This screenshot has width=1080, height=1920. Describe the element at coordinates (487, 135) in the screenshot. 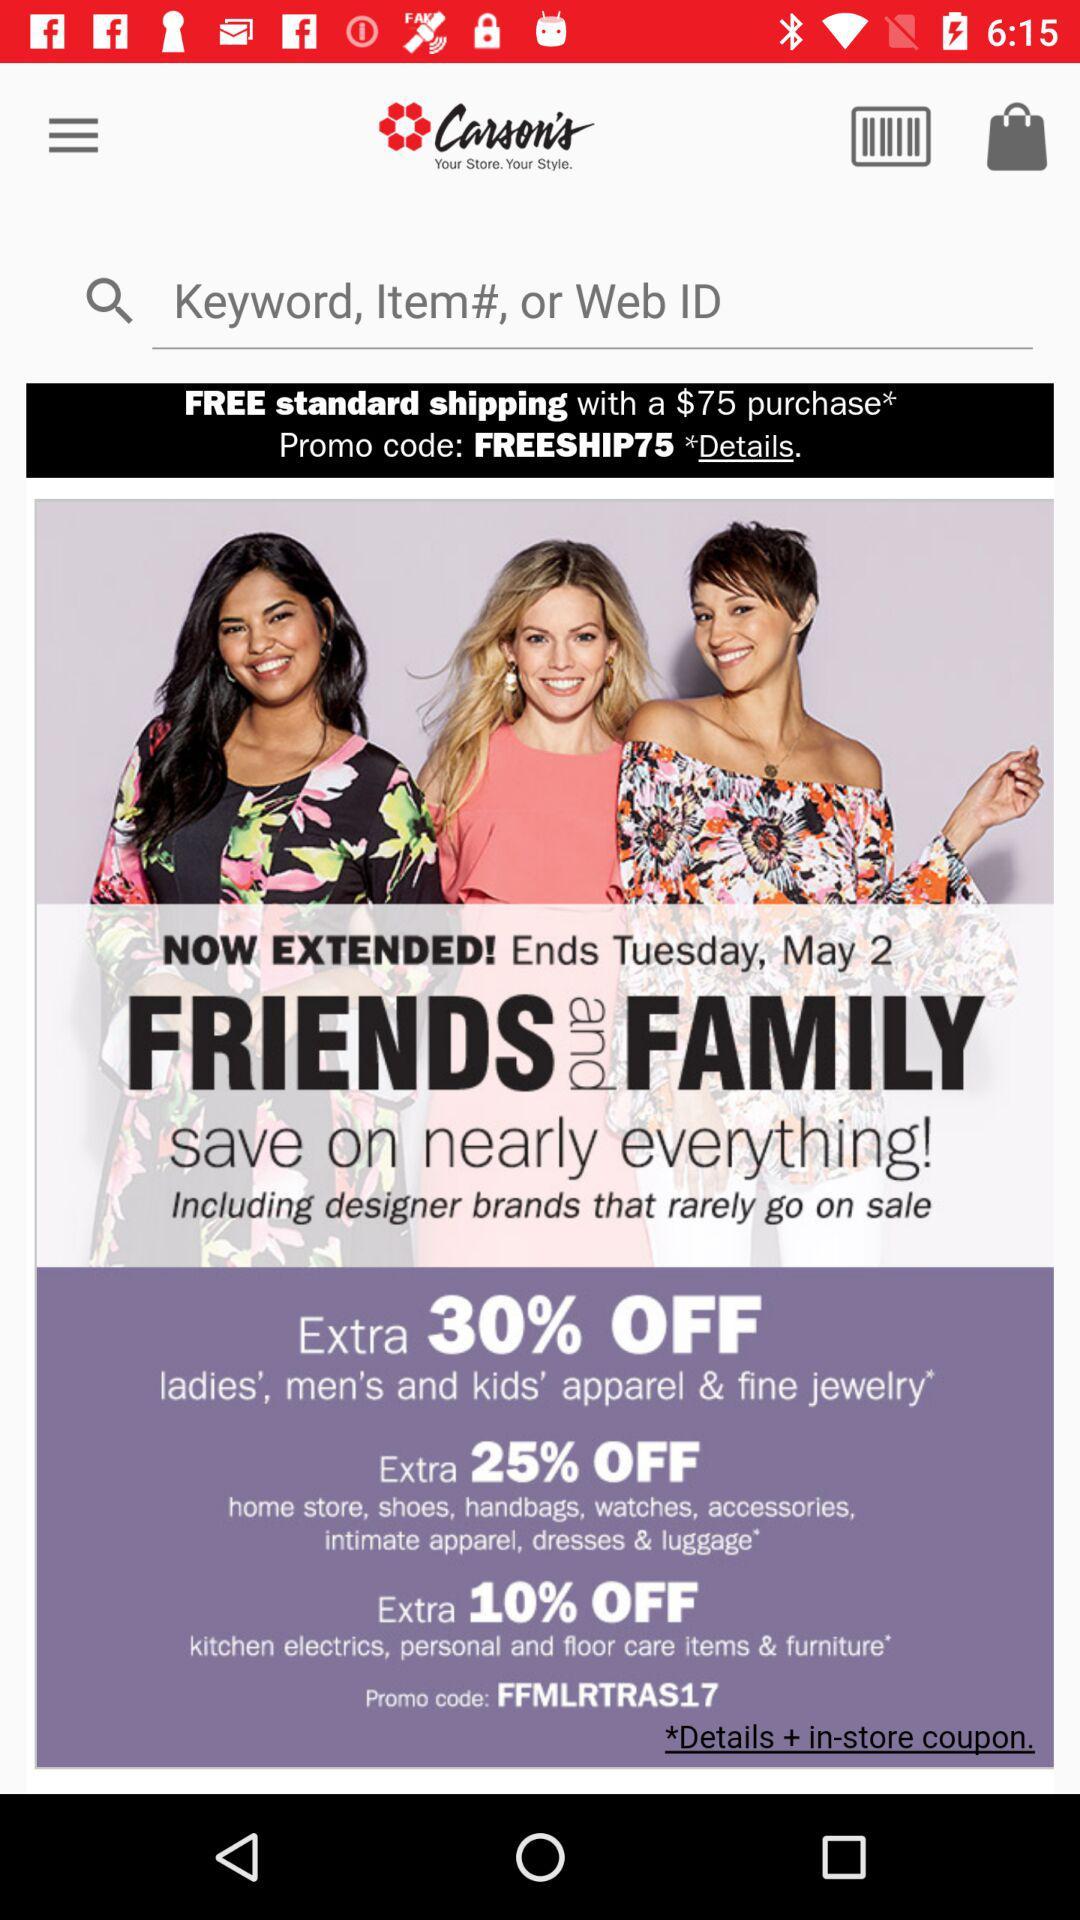

I see `go store home page` at that location.